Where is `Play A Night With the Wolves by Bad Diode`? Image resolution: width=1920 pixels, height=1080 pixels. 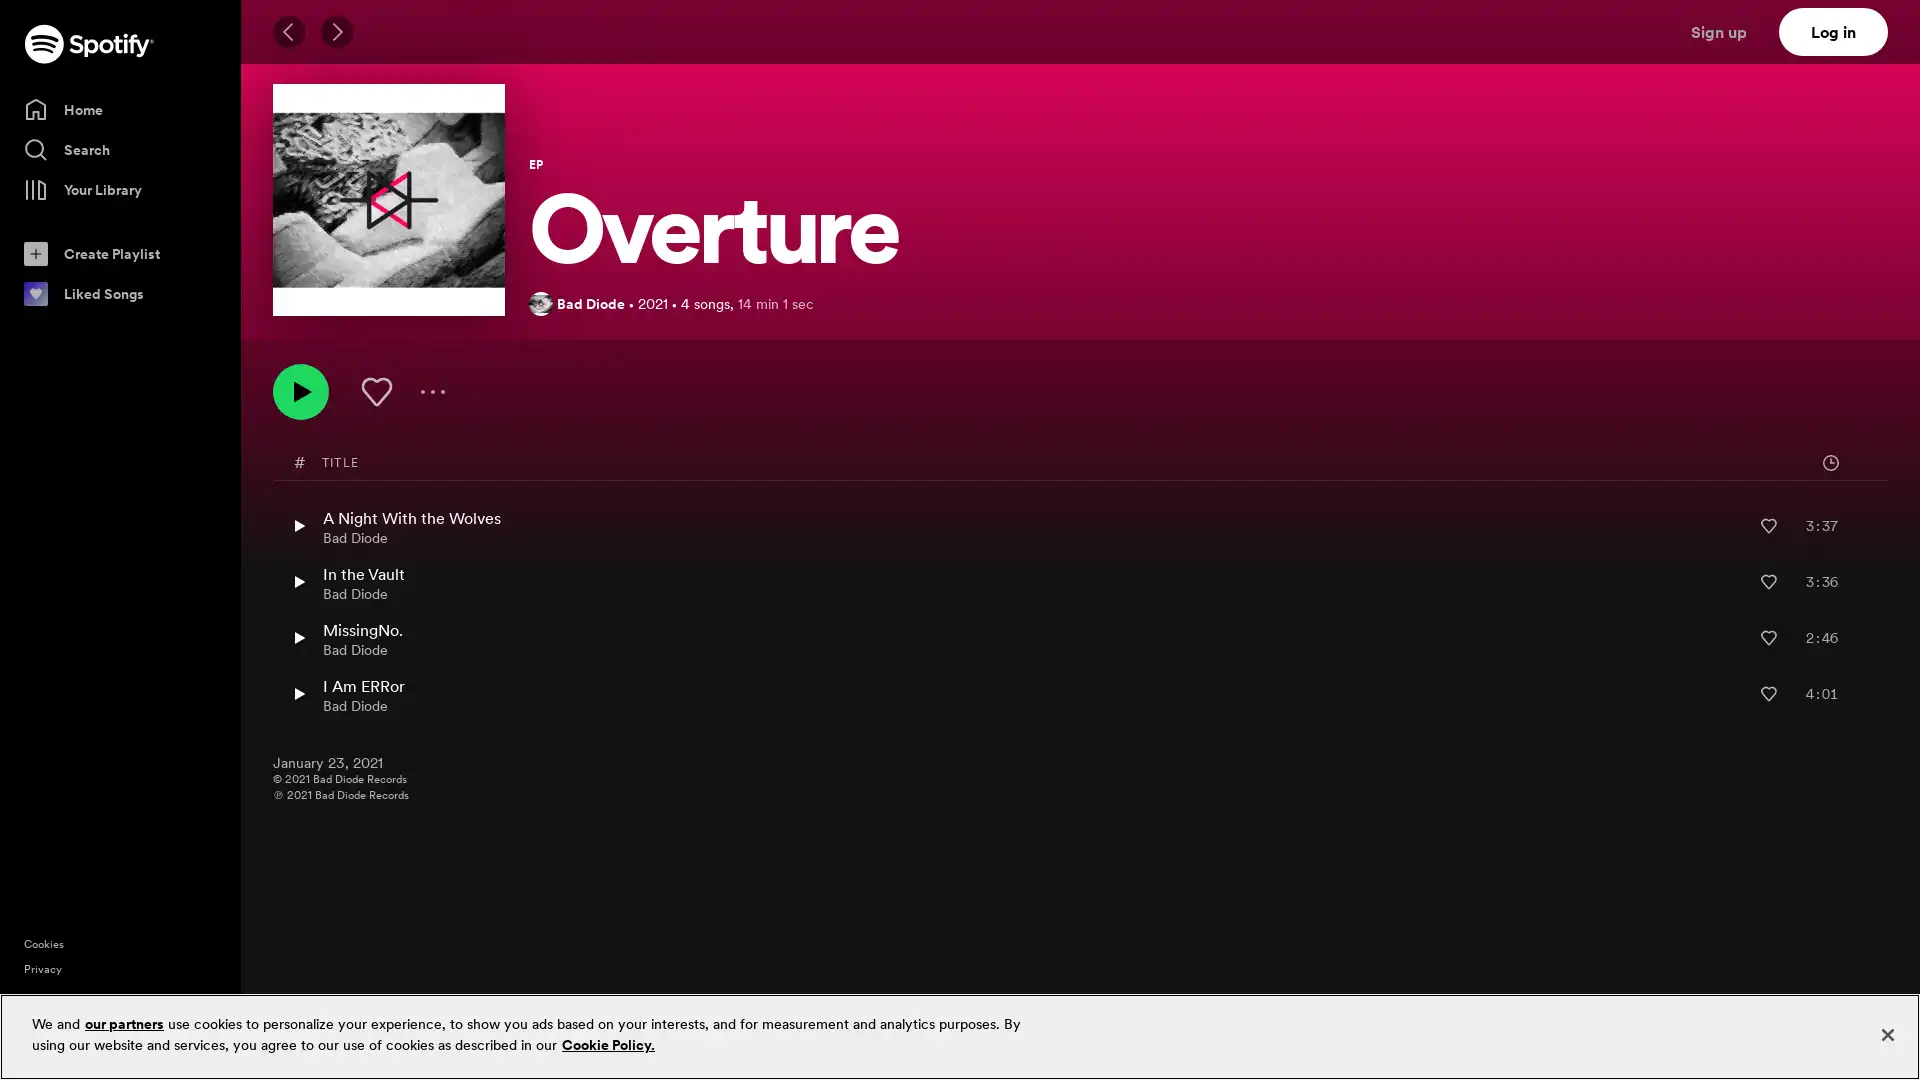
Play A Night With the Wolves by Bad Diode is located at coordinates (297, 524).